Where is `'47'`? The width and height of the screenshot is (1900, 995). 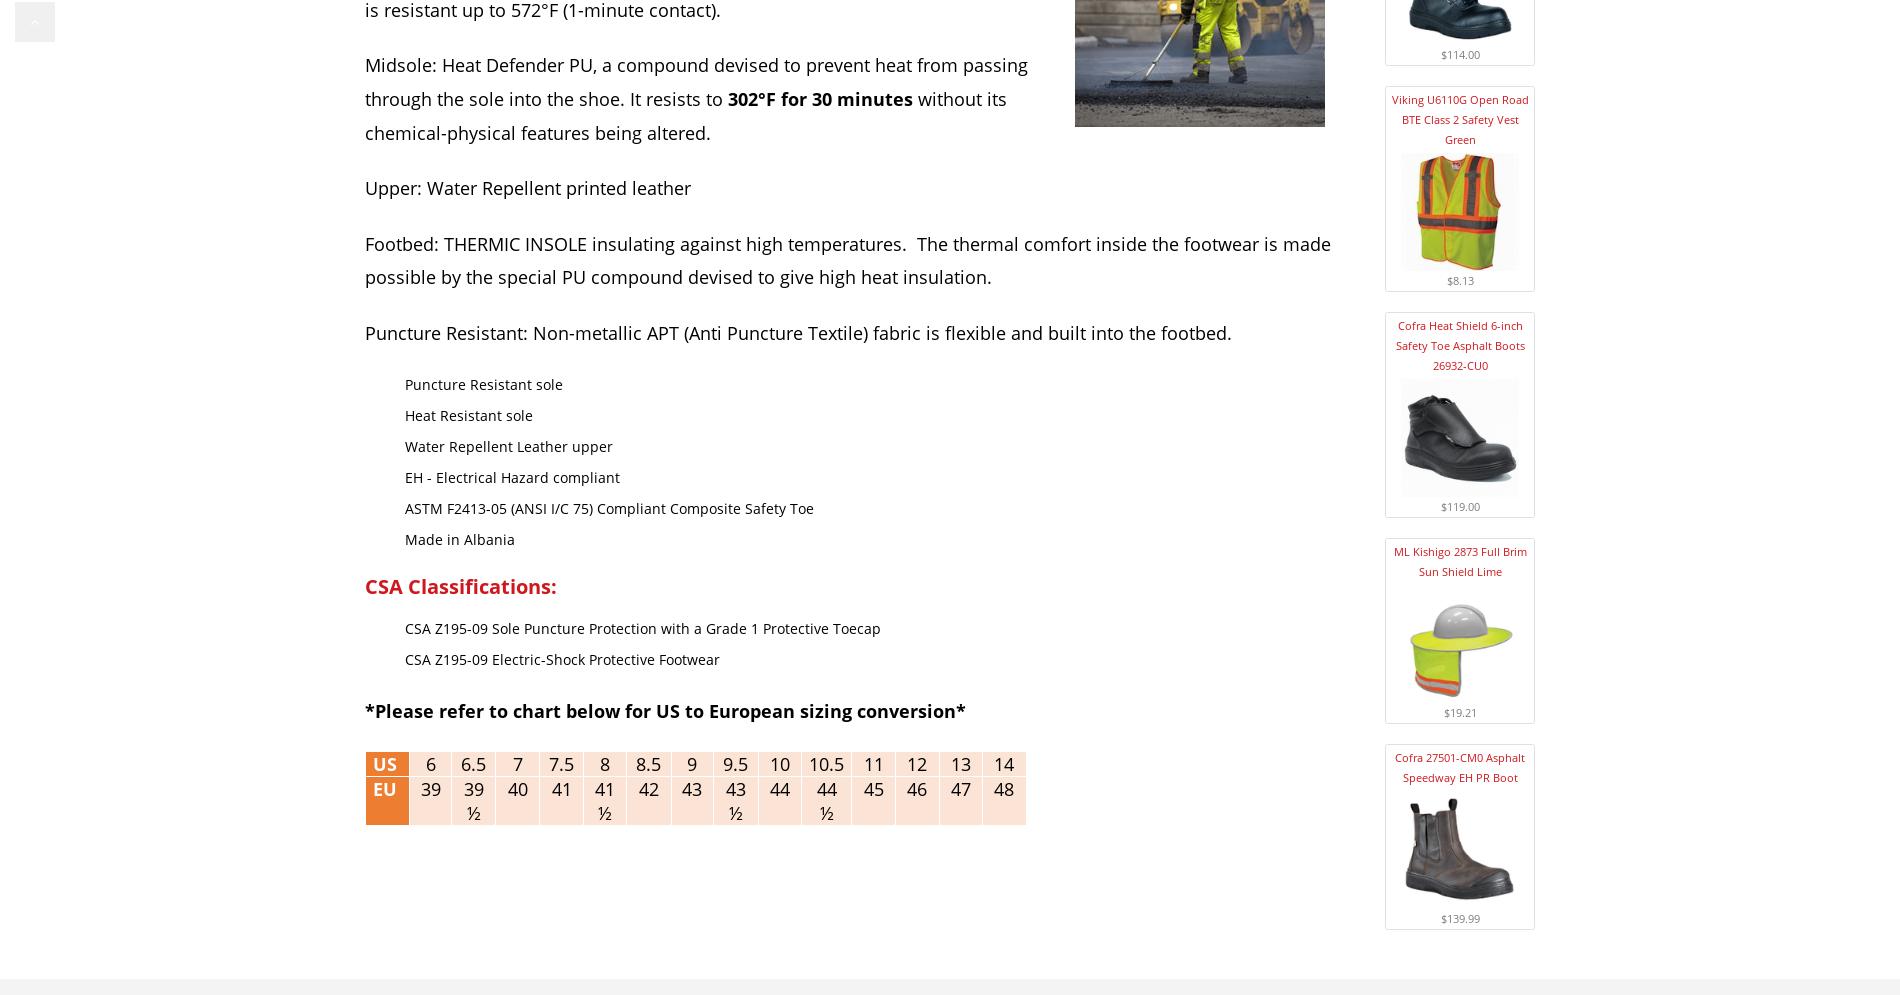
'47' is located at coordinates (960, 789).